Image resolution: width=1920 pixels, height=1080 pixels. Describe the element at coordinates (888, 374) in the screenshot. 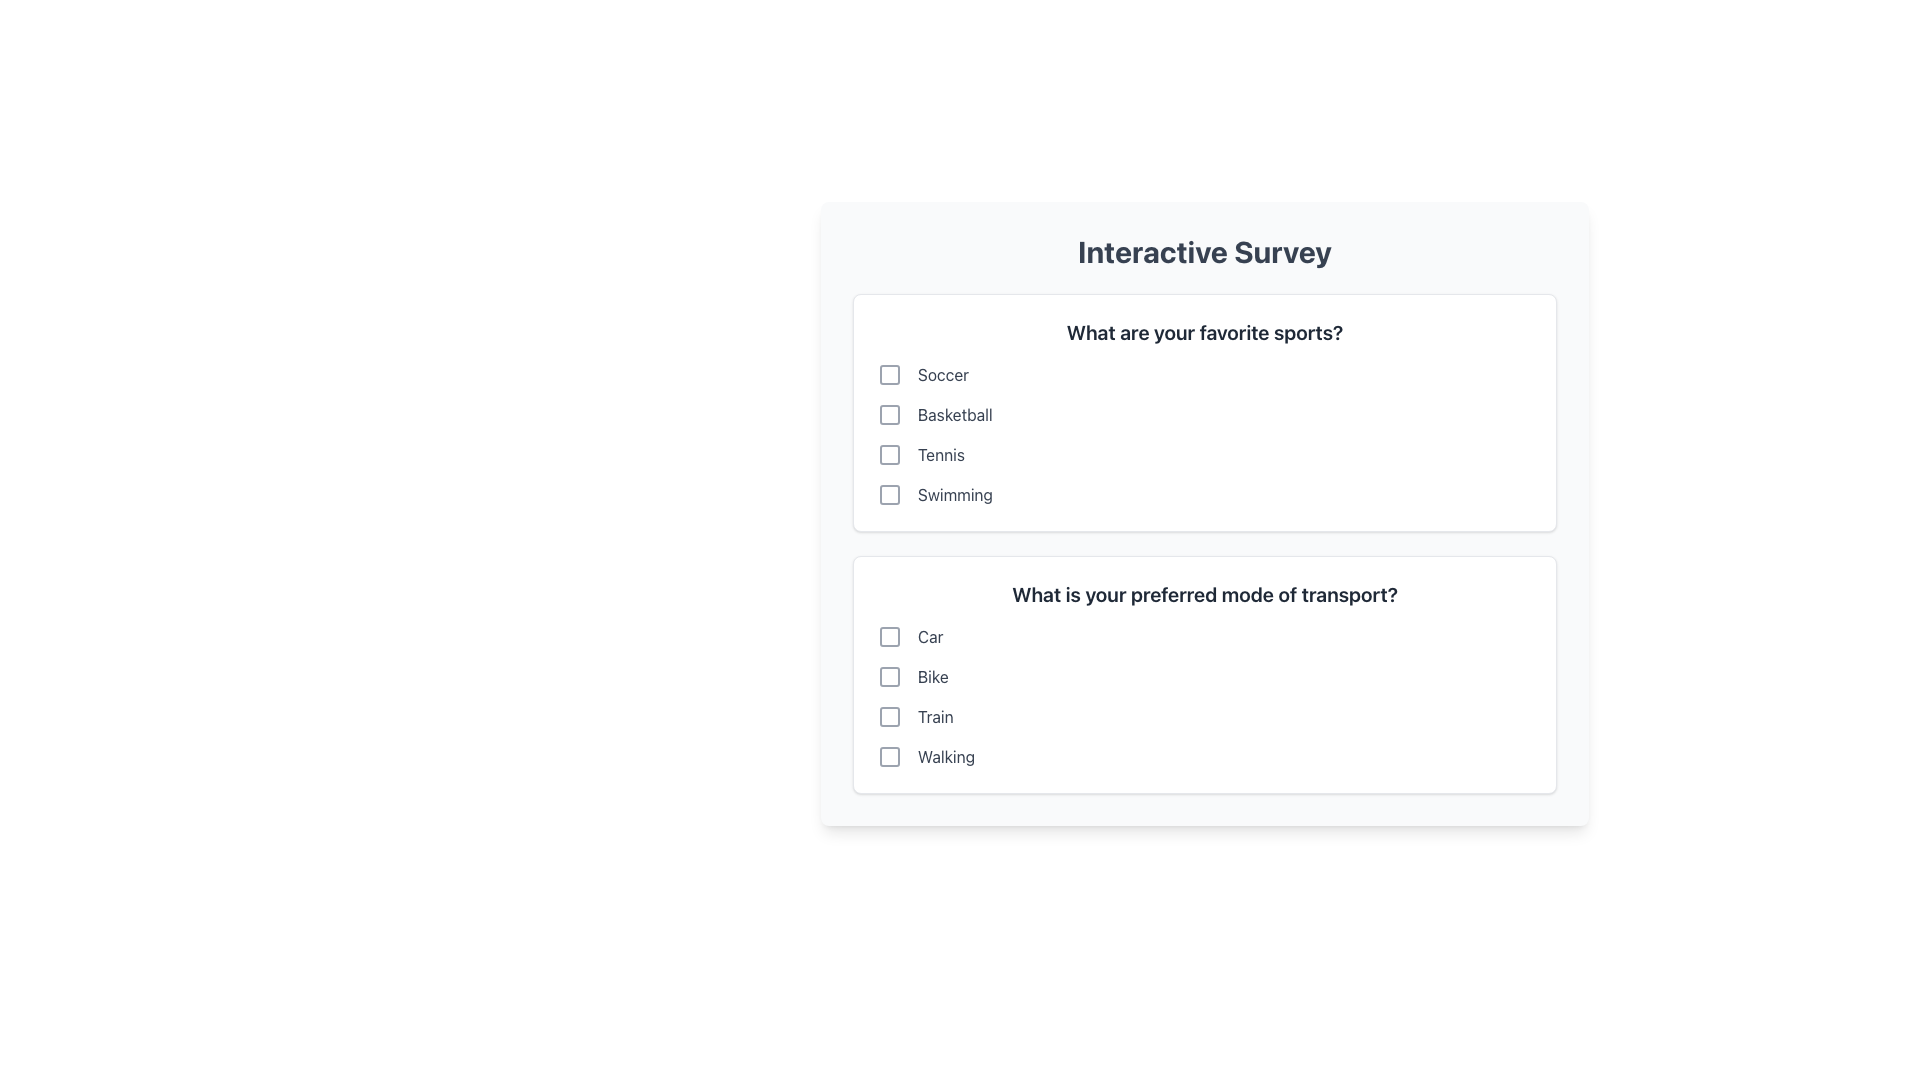

I see `the checkbox for the 'Soccer' option in the survey's favorite sports list` at that location.